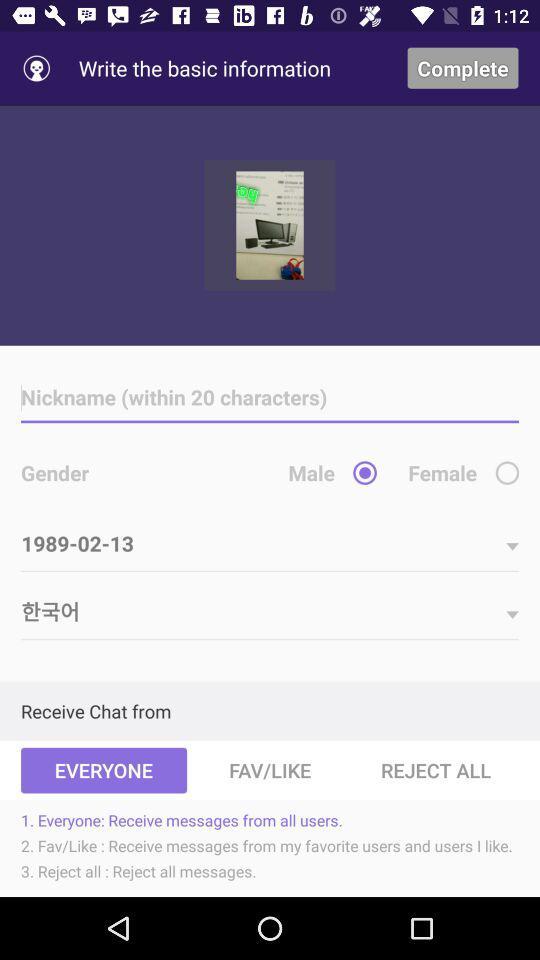 The width and height of the screenshot is (540, 960). What do you see at coordinates (364, 473) in the screenshot?
I see `male gender` at bounding box center [364, 473].